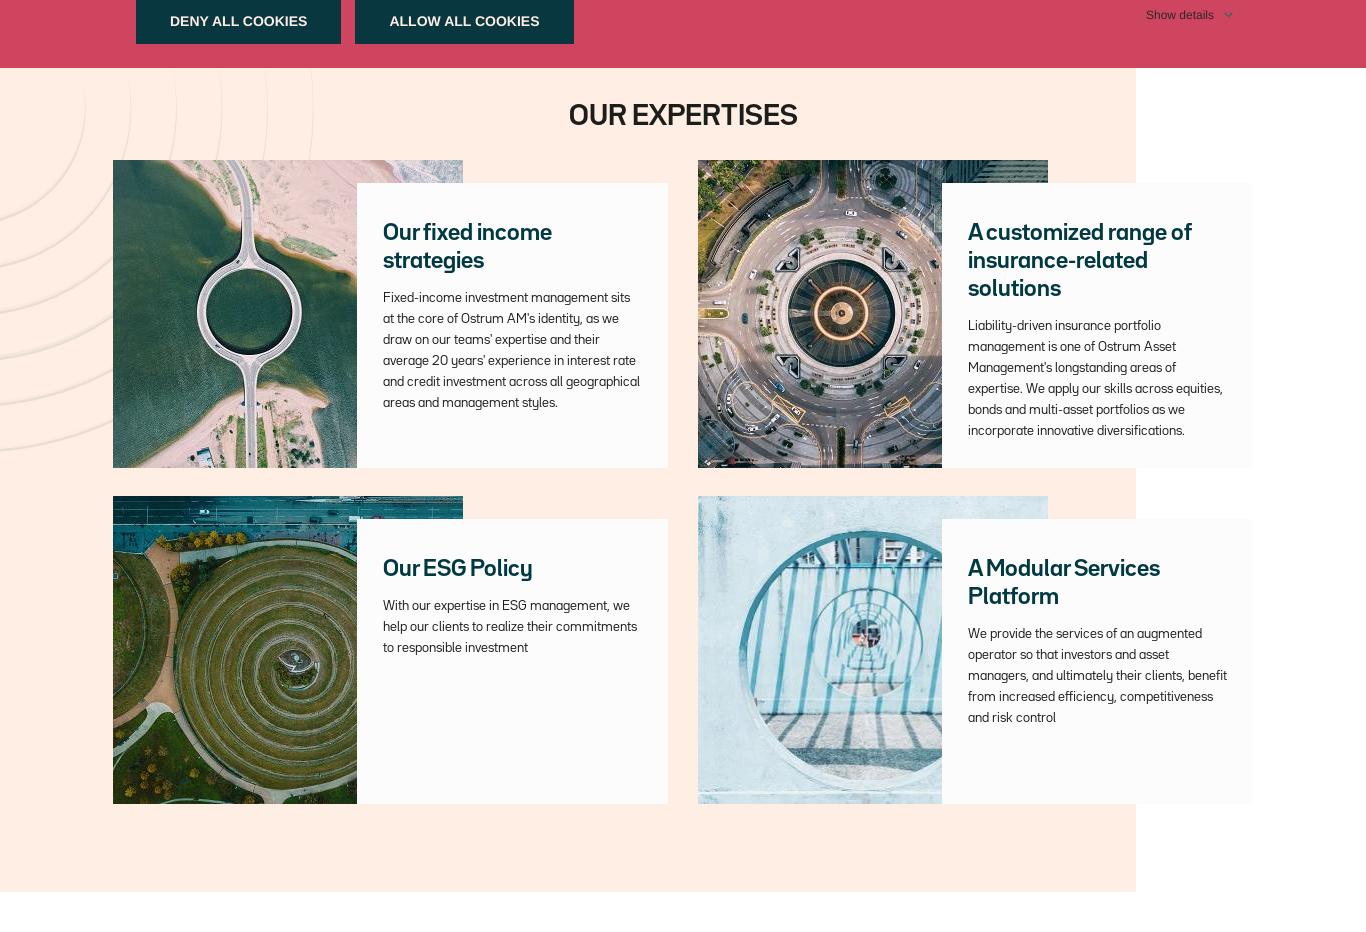  What do you see at coordinates (238, 19) in the screenshot?
I see `'Deny all cookies'` at bounding box center [238, 19].